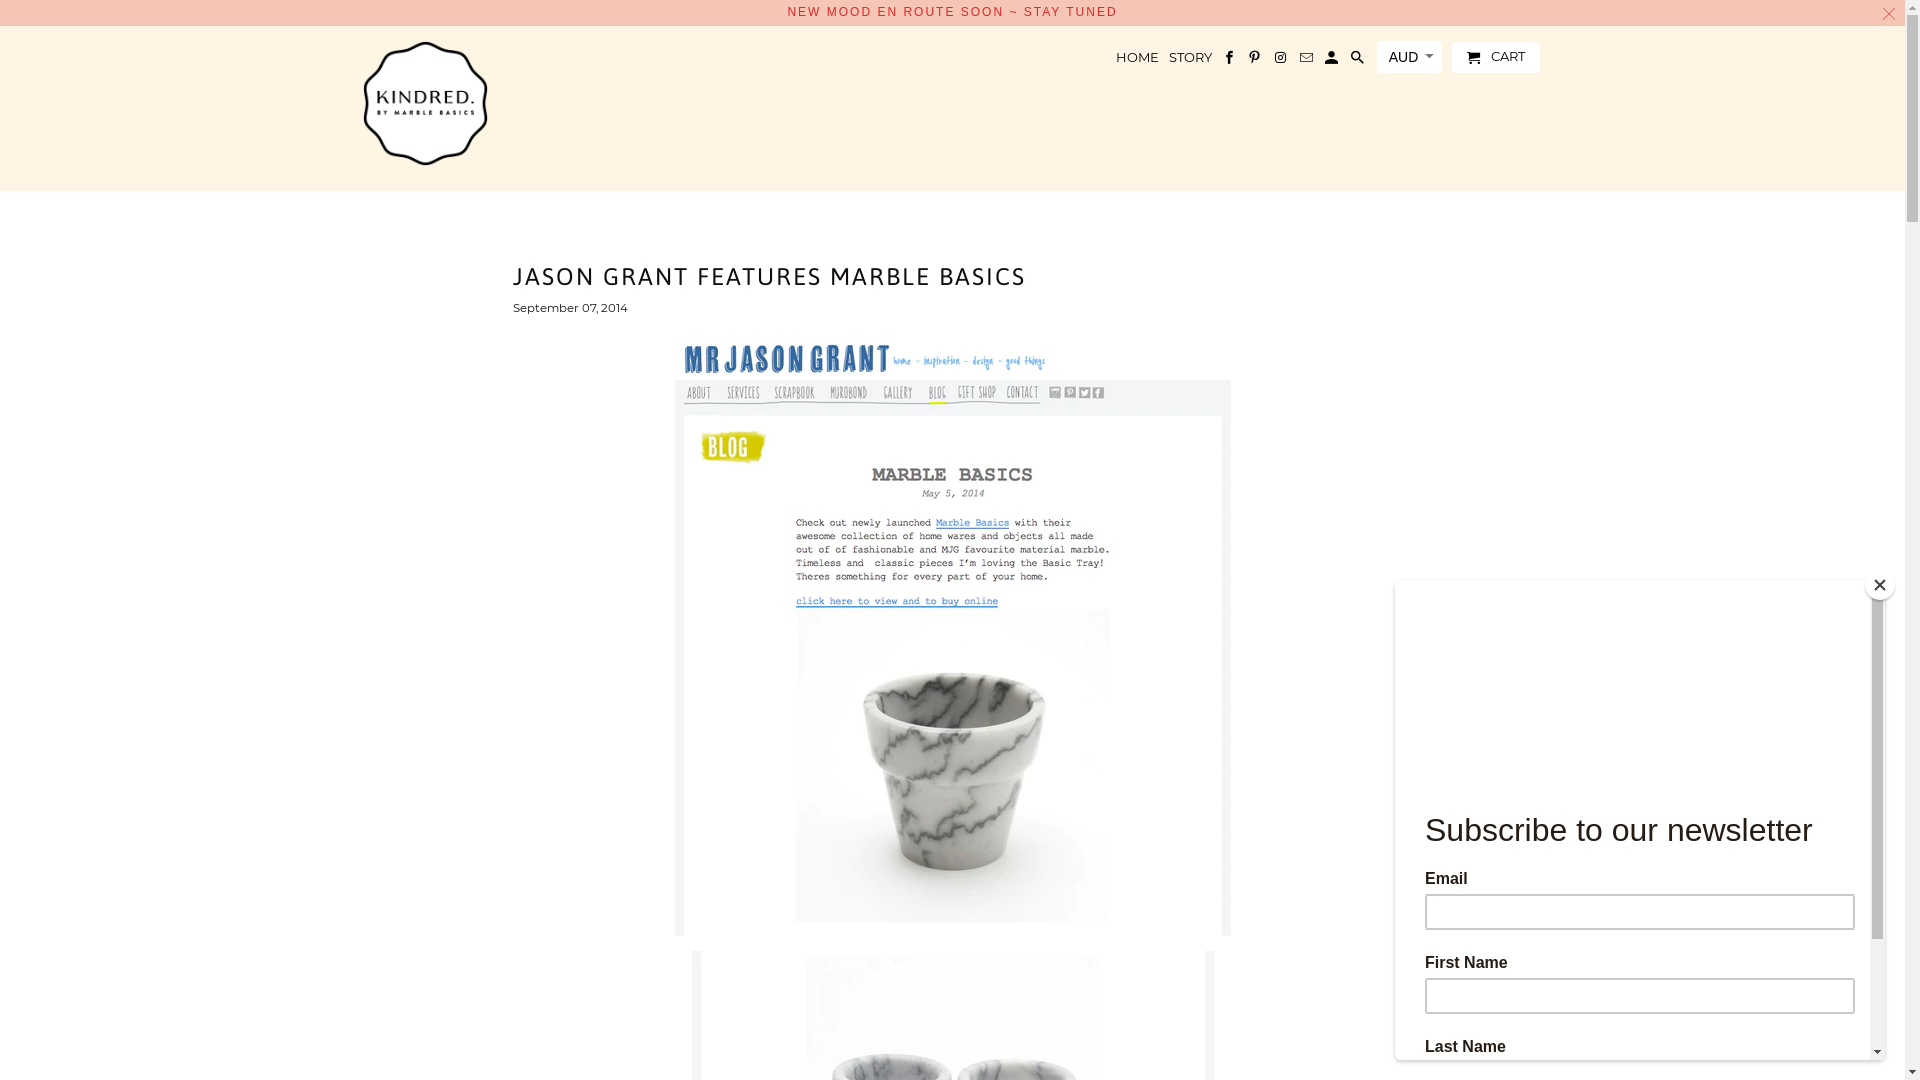 The image size is (1920, 1080). What do you see at coordinates (1300, 60) in the screenshot?
I see `'Email Marble Basics'` at bounding box center [1300, 60].